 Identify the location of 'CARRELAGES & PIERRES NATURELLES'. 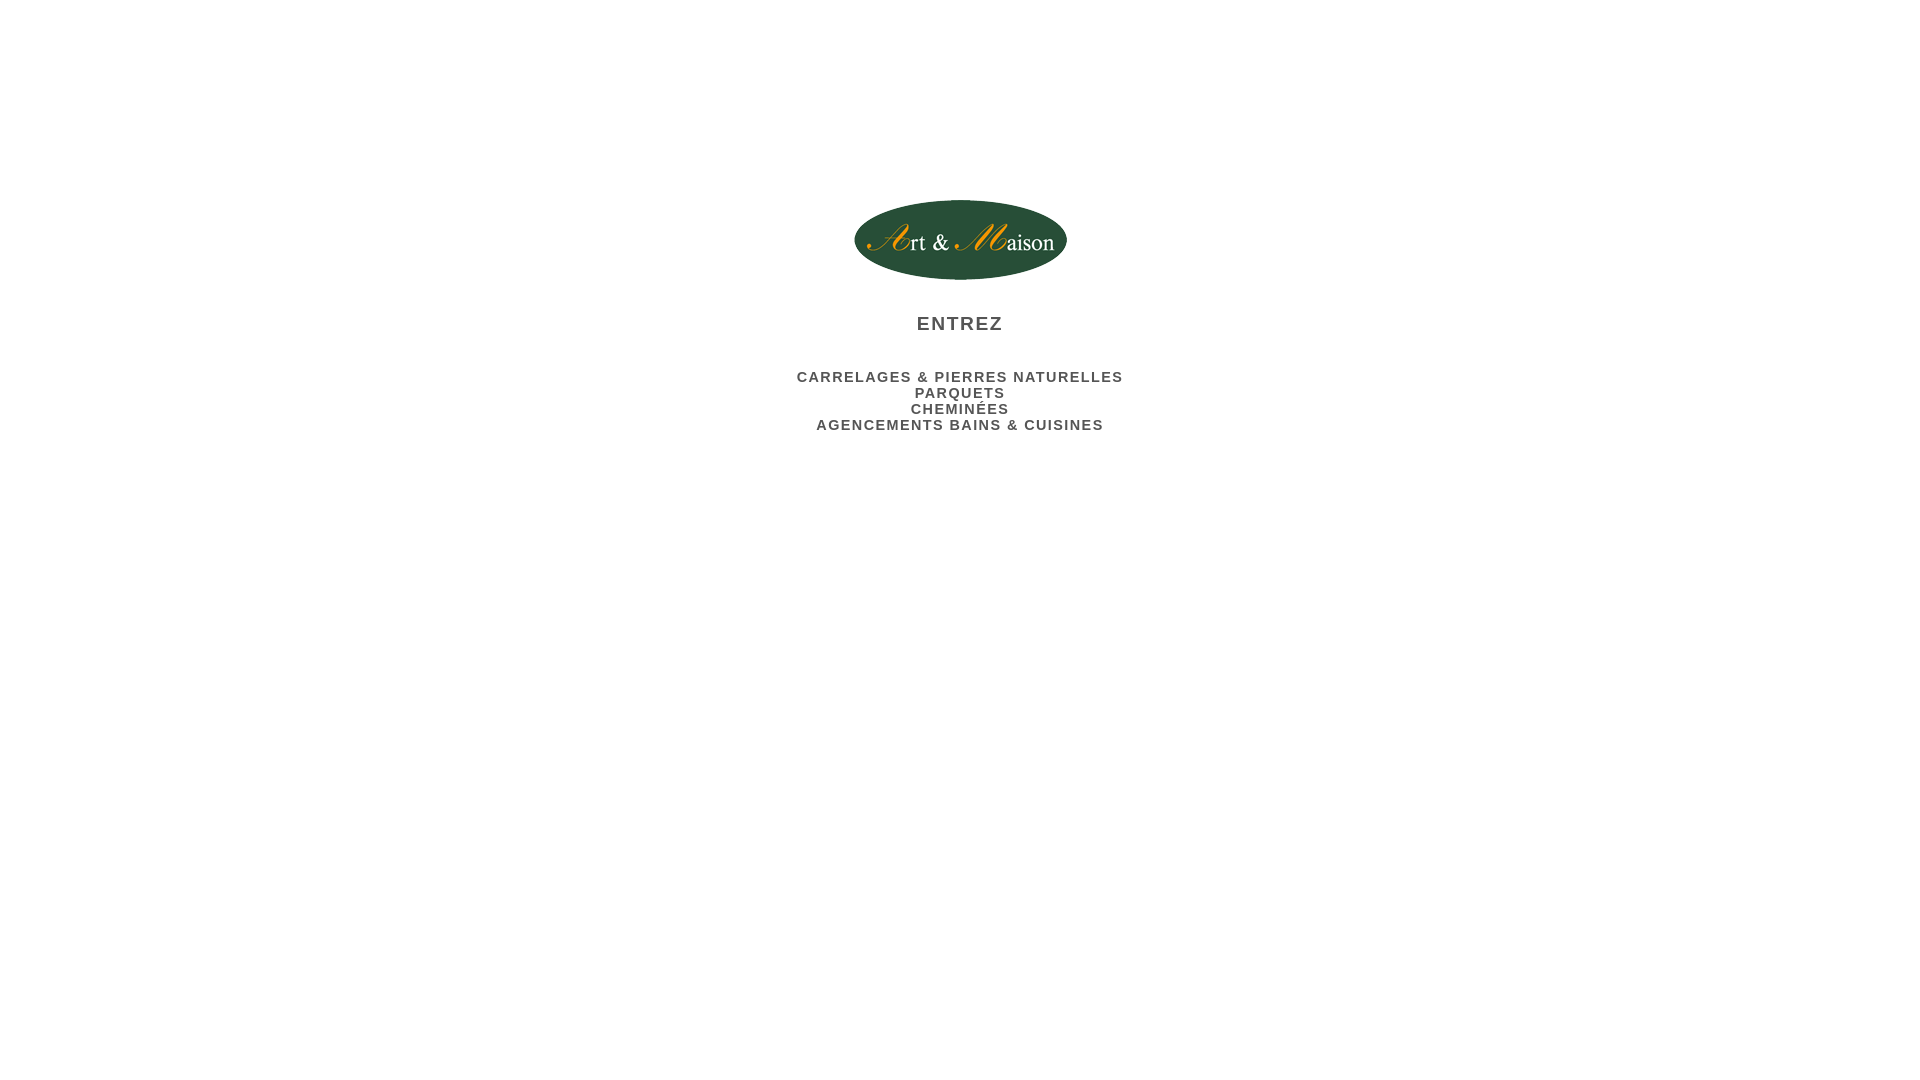
(960, 377).